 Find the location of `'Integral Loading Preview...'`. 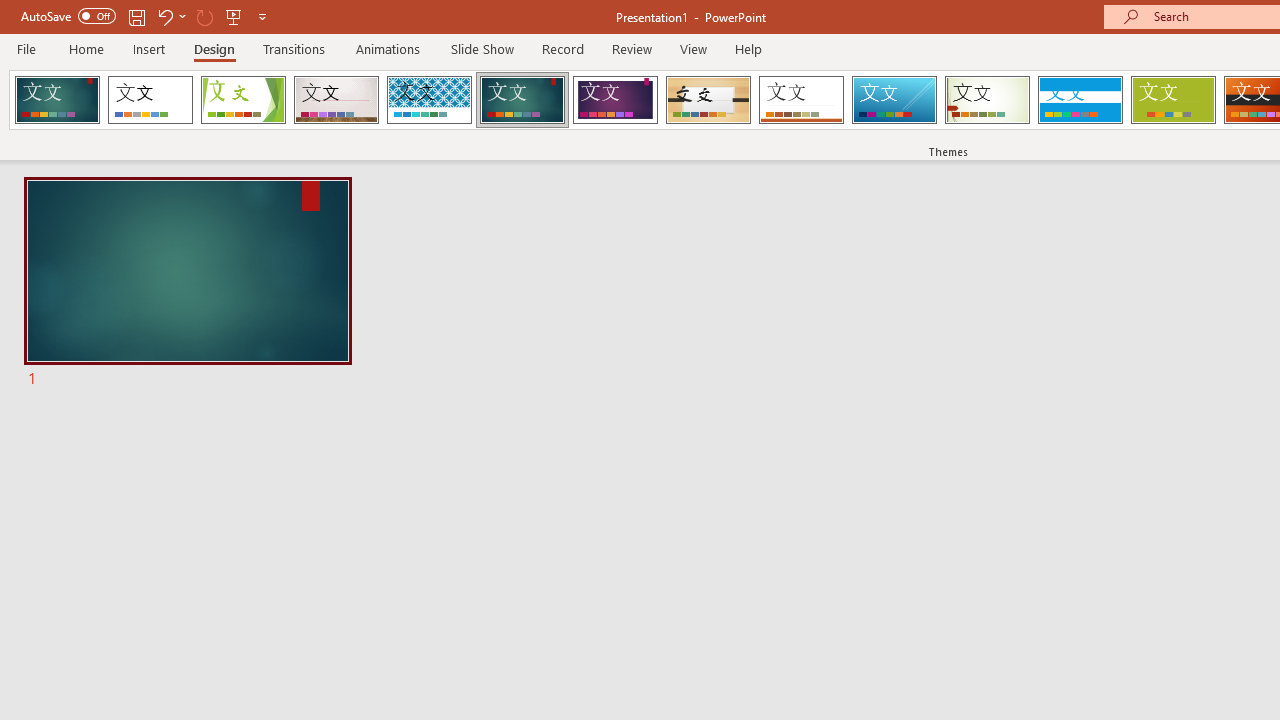

'Integral Loading Preview...' is located at coordinates (428, 100).